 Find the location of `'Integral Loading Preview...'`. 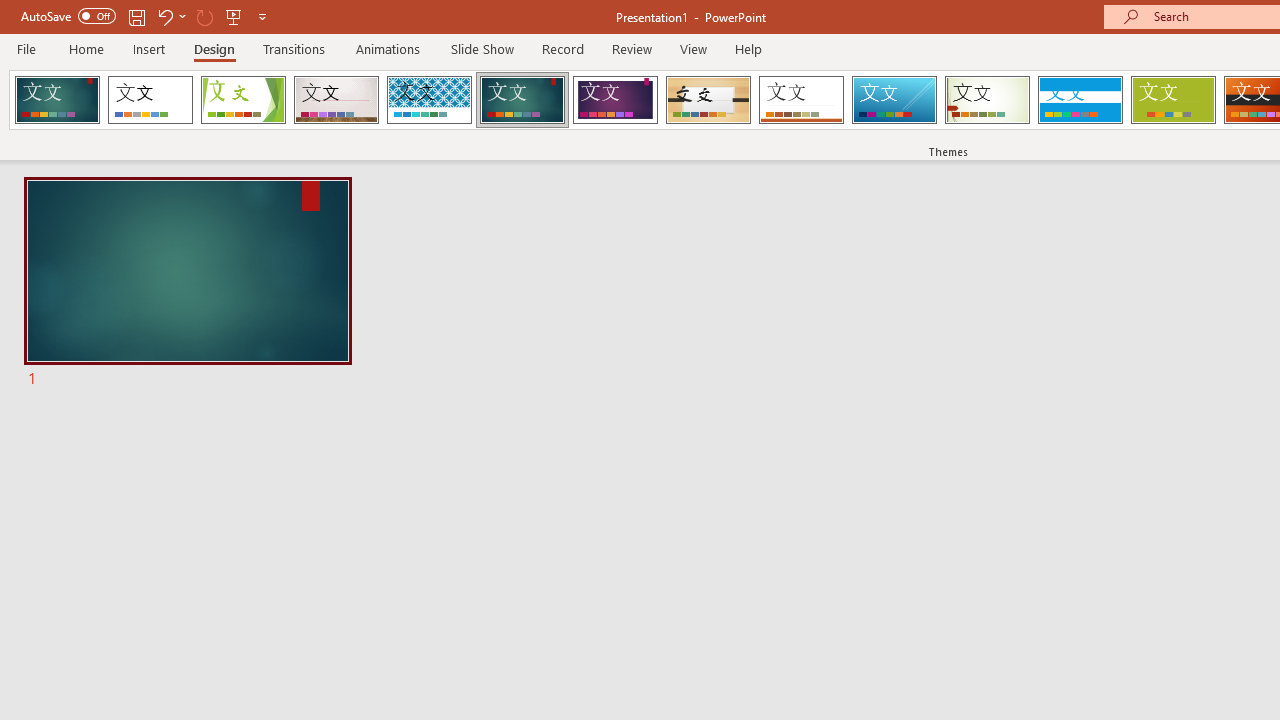

'Integral Loading Preview...' is located at coordinates (428, 100).